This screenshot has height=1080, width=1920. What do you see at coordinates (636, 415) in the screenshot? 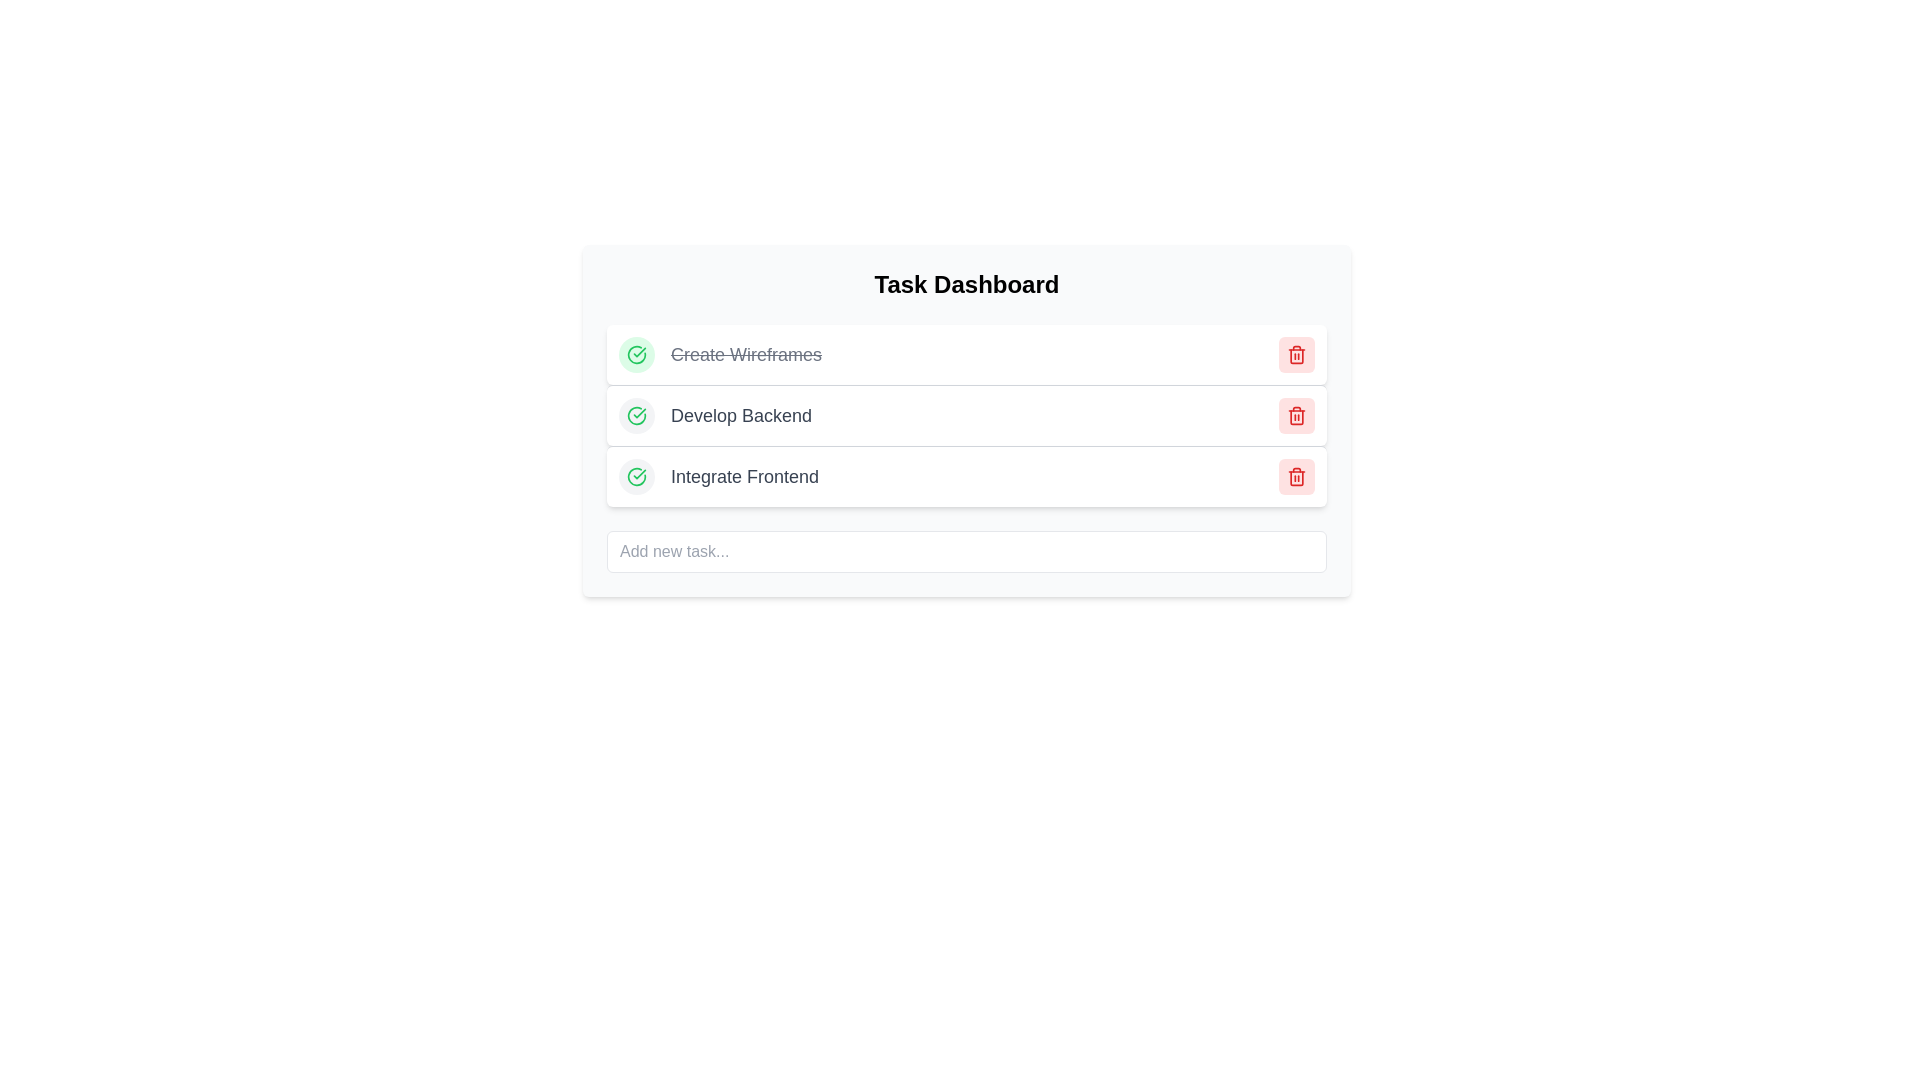
I see `the circular shape of the checkmark icon indicating the completion of the task 'Create Wireframes', which has a green border and represents success` at bounding box center [636, 415].